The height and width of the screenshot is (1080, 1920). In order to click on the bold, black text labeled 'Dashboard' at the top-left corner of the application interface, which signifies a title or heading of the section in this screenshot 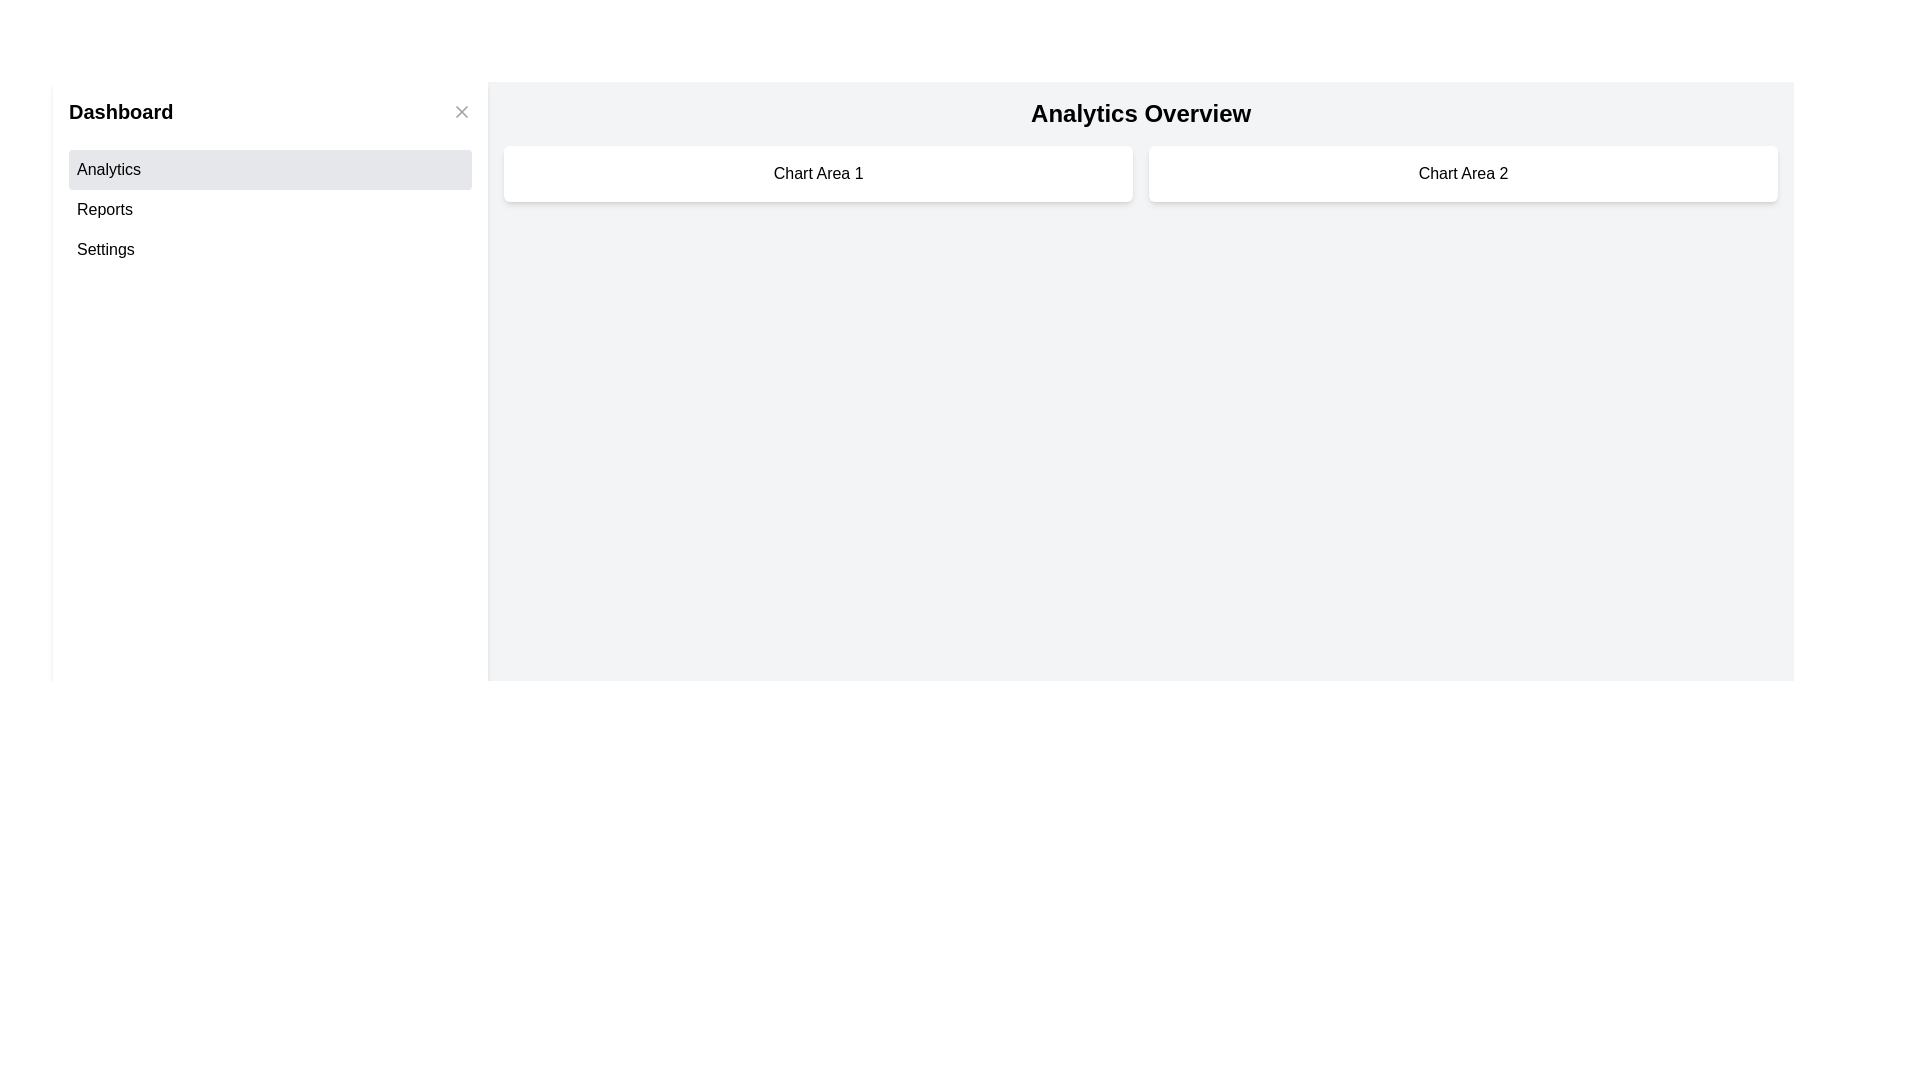, I will do `click(120, 111)`.